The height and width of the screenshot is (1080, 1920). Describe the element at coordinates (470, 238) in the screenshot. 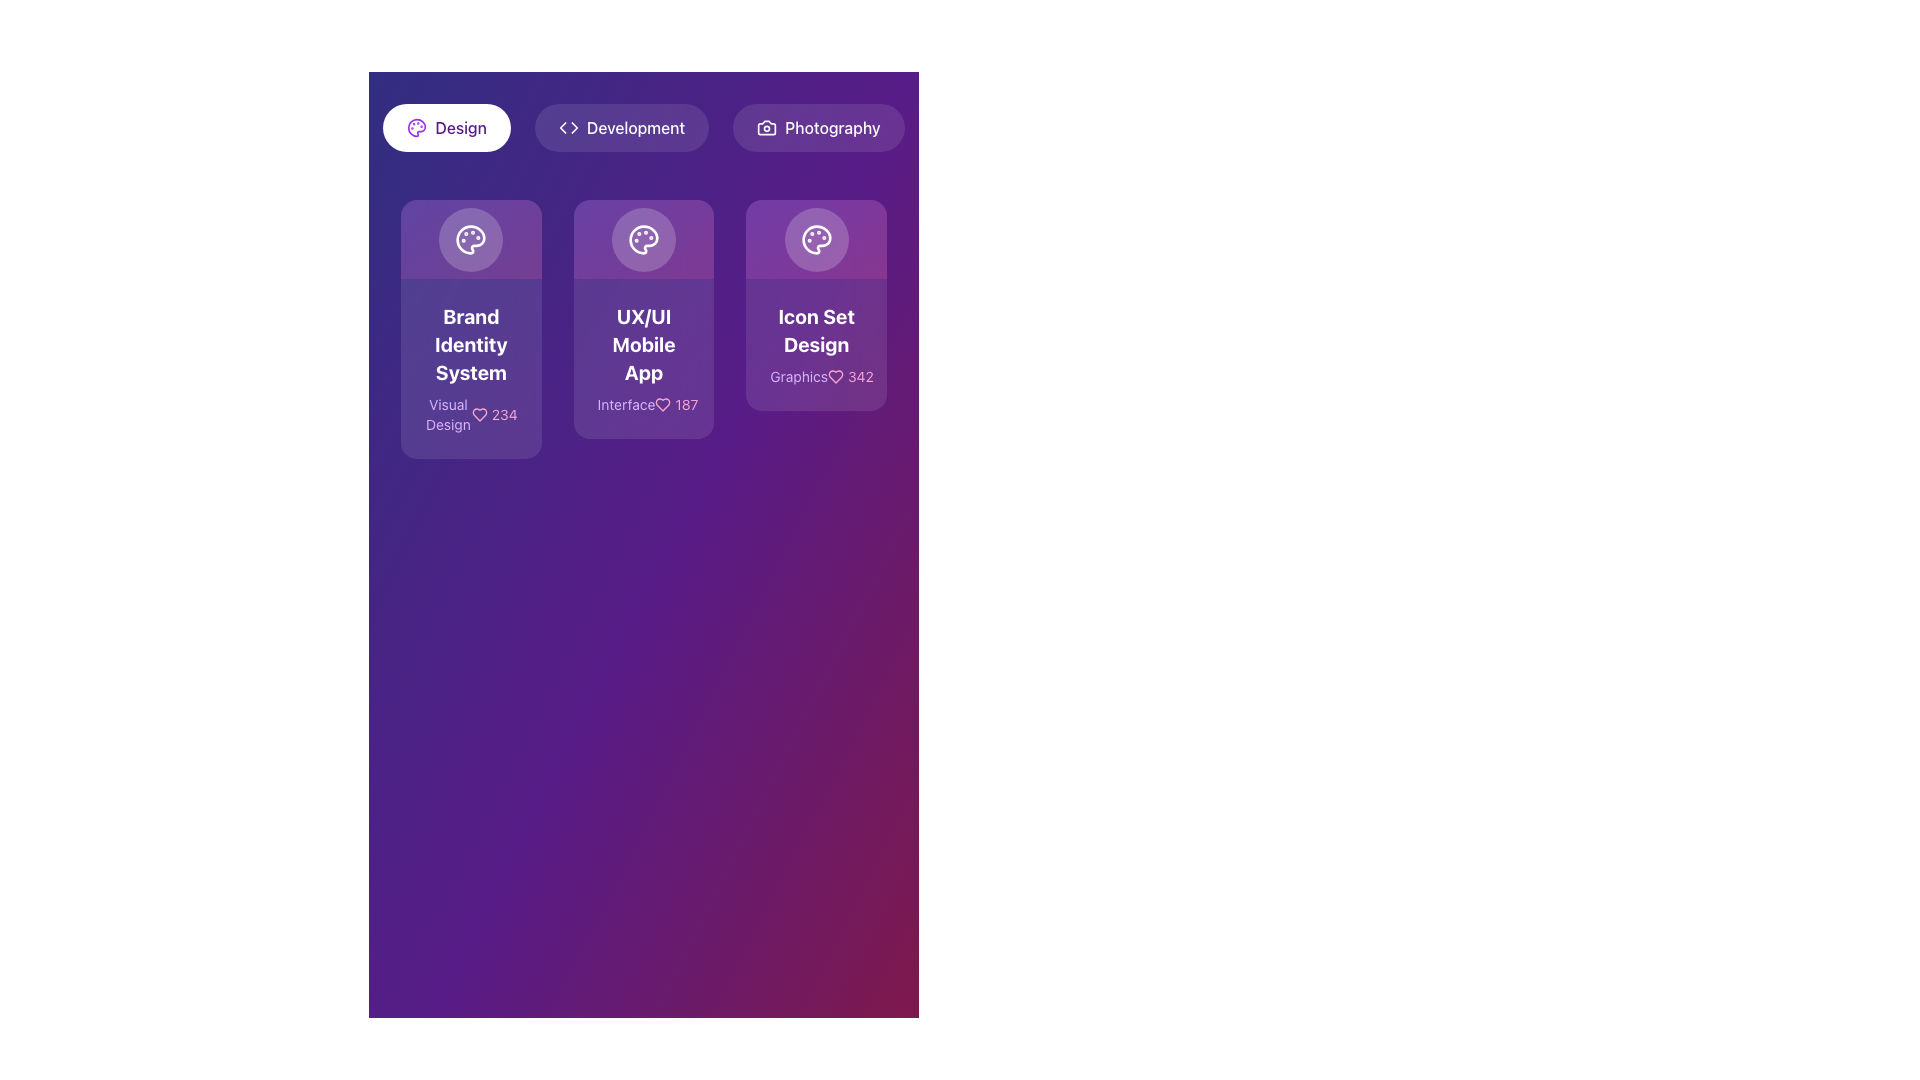

I see `the circular icon containing a palette graphic with small dots, located at the top-center of the 'Brand Identity System' card` at that location.